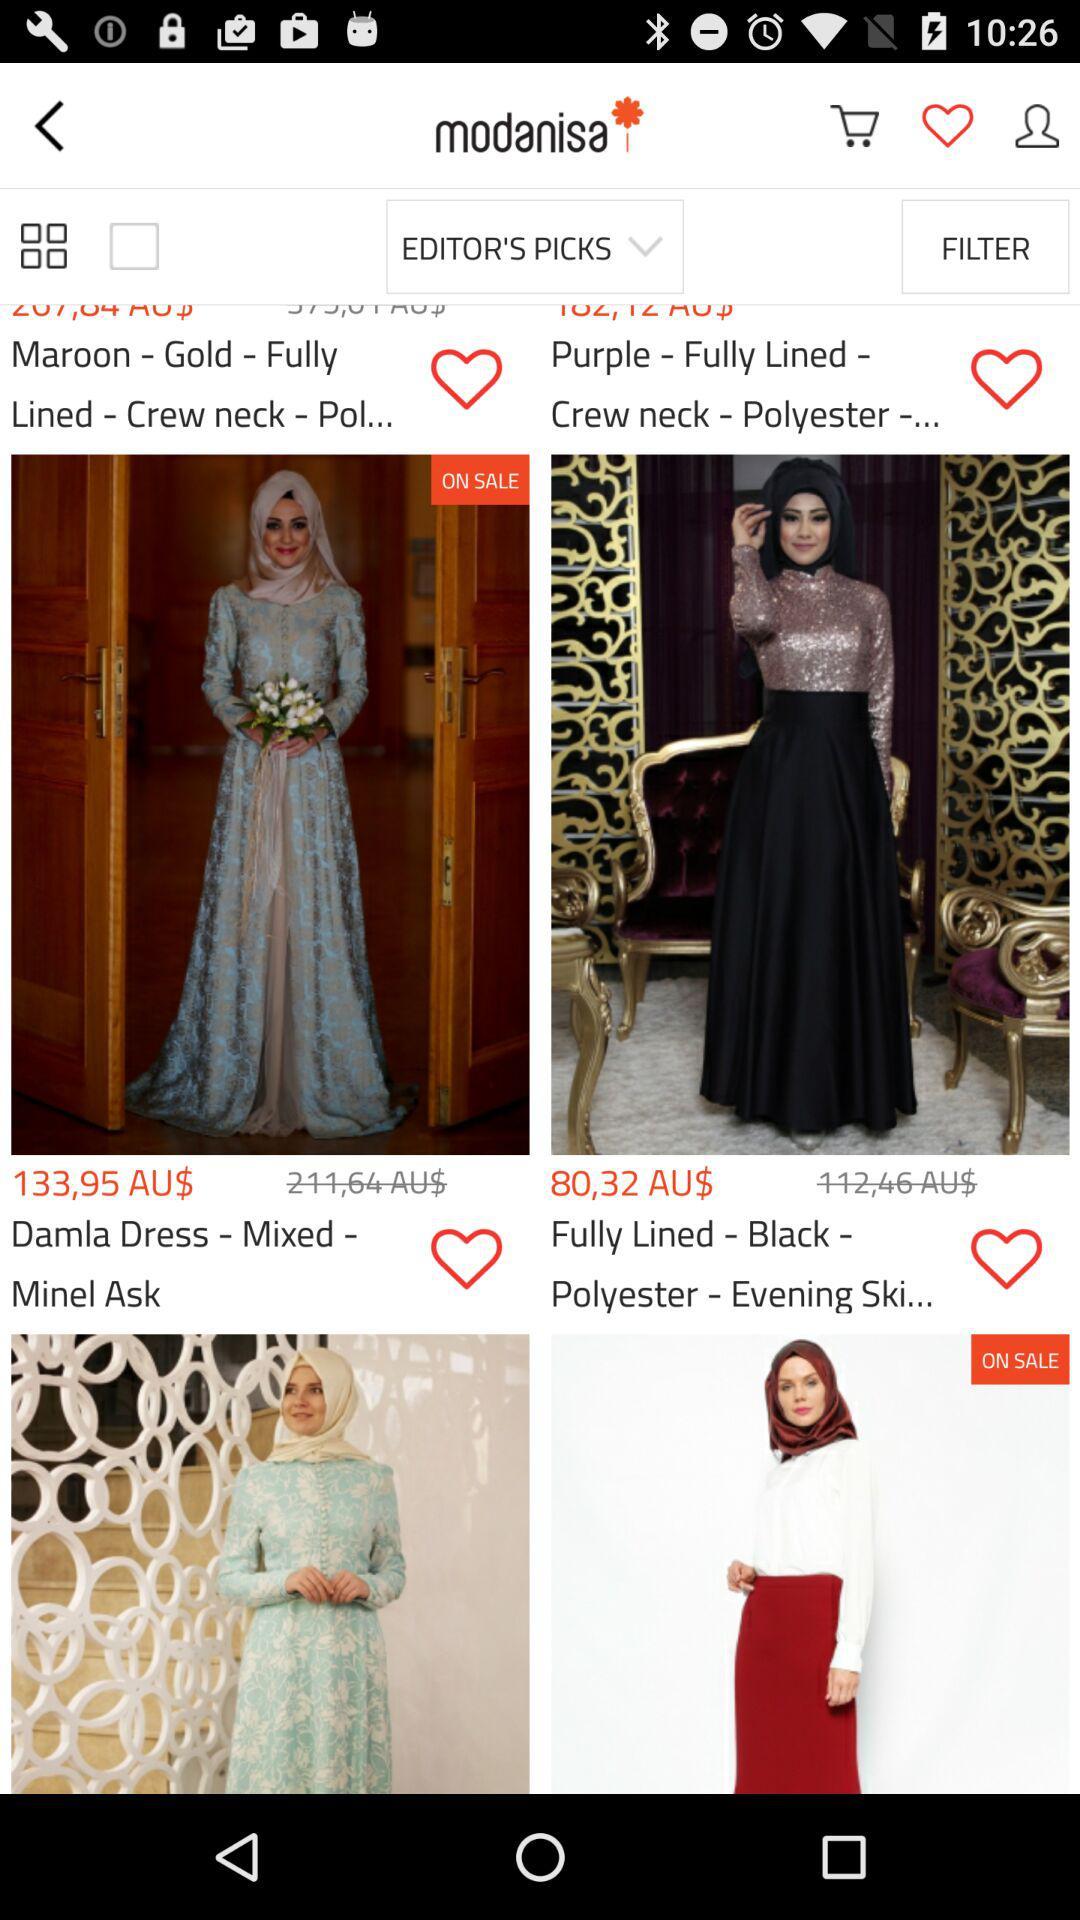 This screenshot has width=1080, height=1920. What do you see at coordinates (479, 1258) in the screenshot?
I see `love button` at bounding box center [479, 1258].